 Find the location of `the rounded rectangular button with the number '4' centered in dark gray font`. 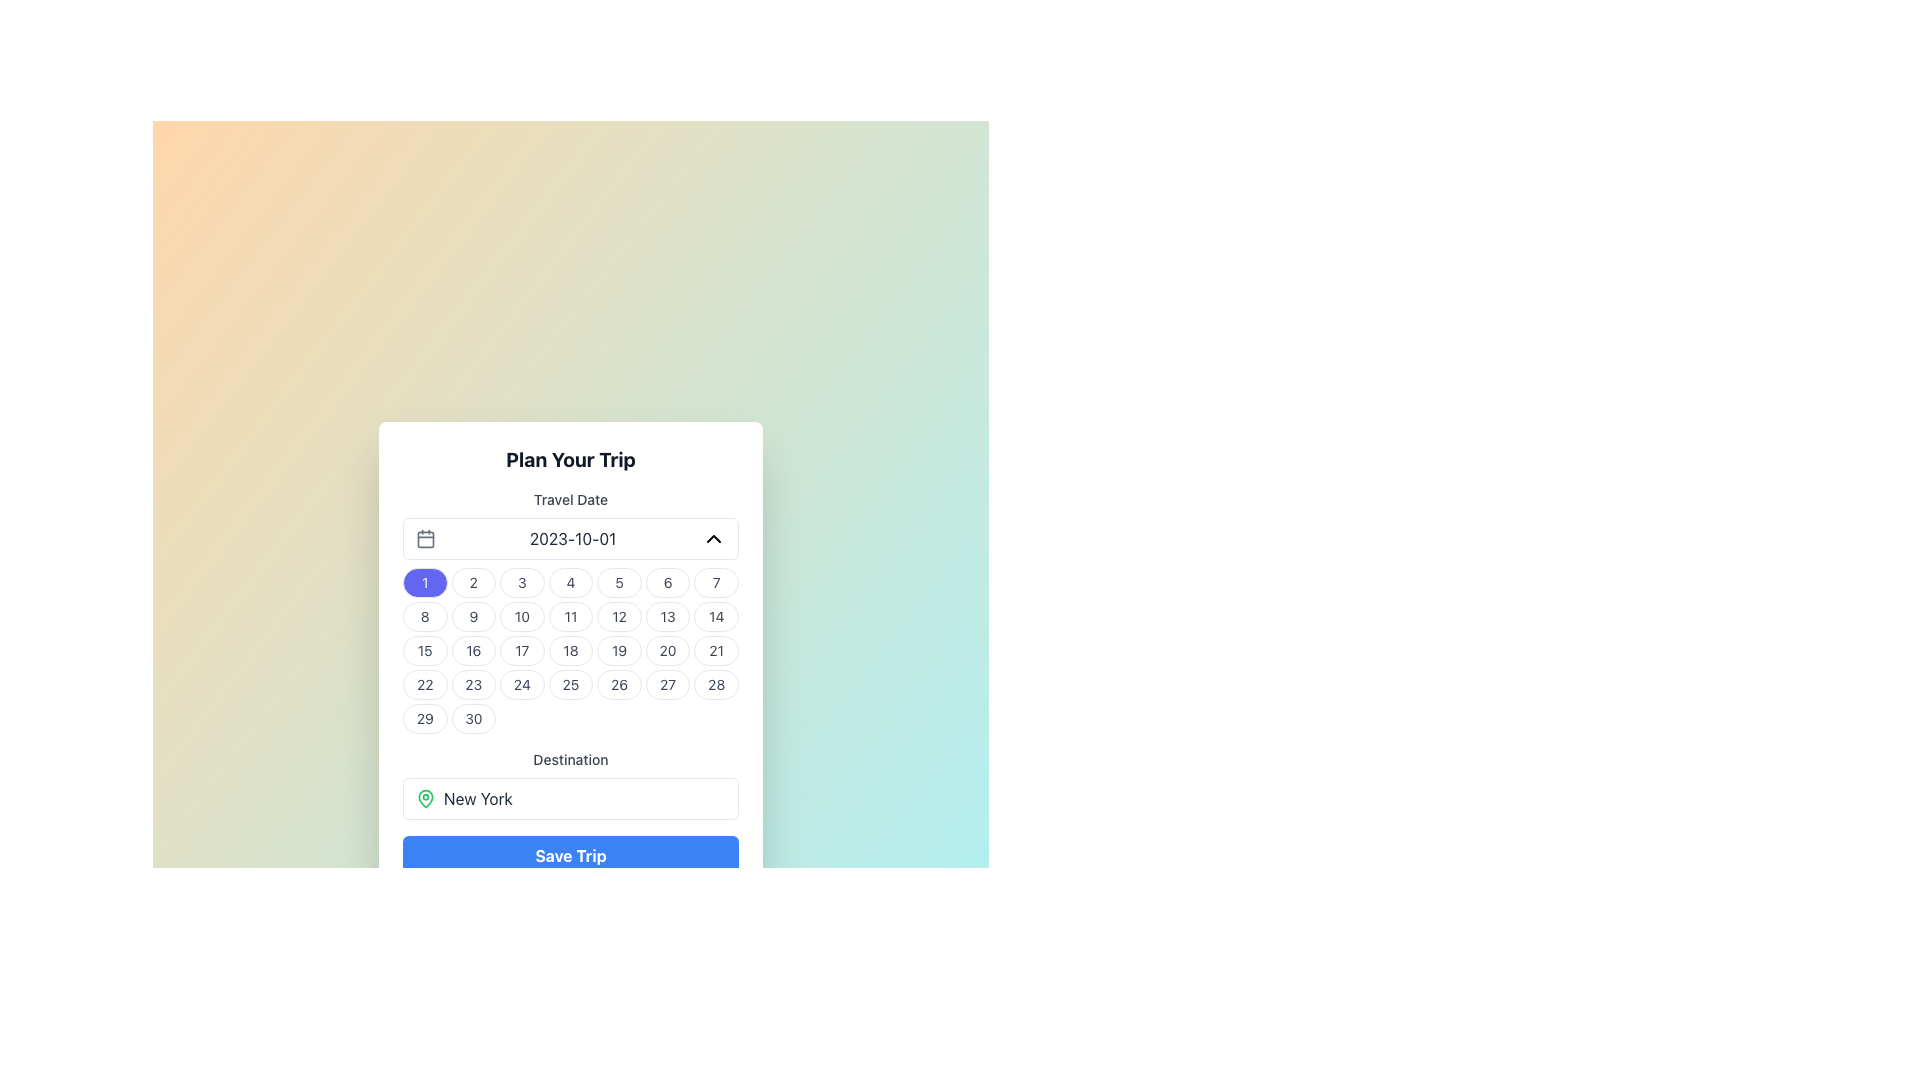

the rounded rectangular button with the number '4' centered in dark gray font is located at coordinates (570, 582).